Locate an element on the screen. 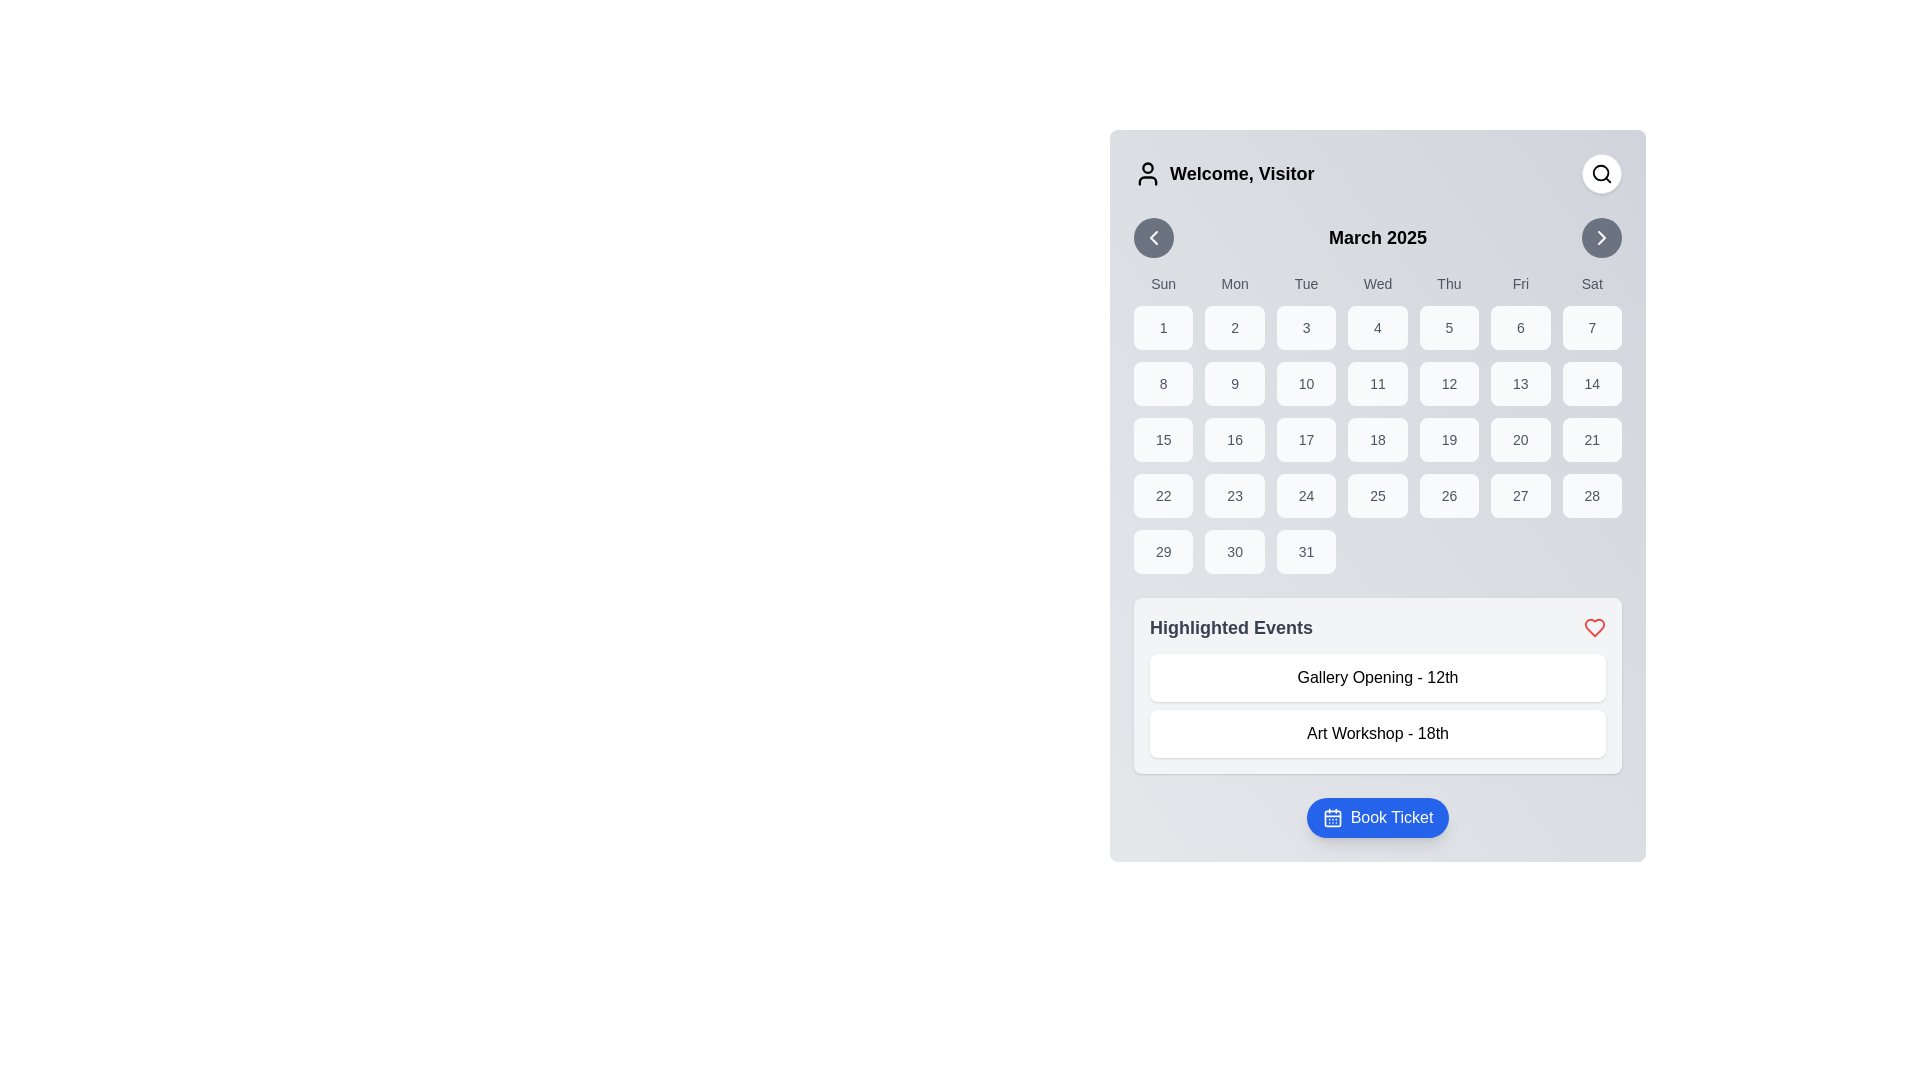 This screenshot has width=1920, height=1080. the Calendar date cell displaying '1', styled as a button with rounded corners and a light gray background, located in the top-left corner of the calendar under 'Sun' is located at coordinates (1163, 326).